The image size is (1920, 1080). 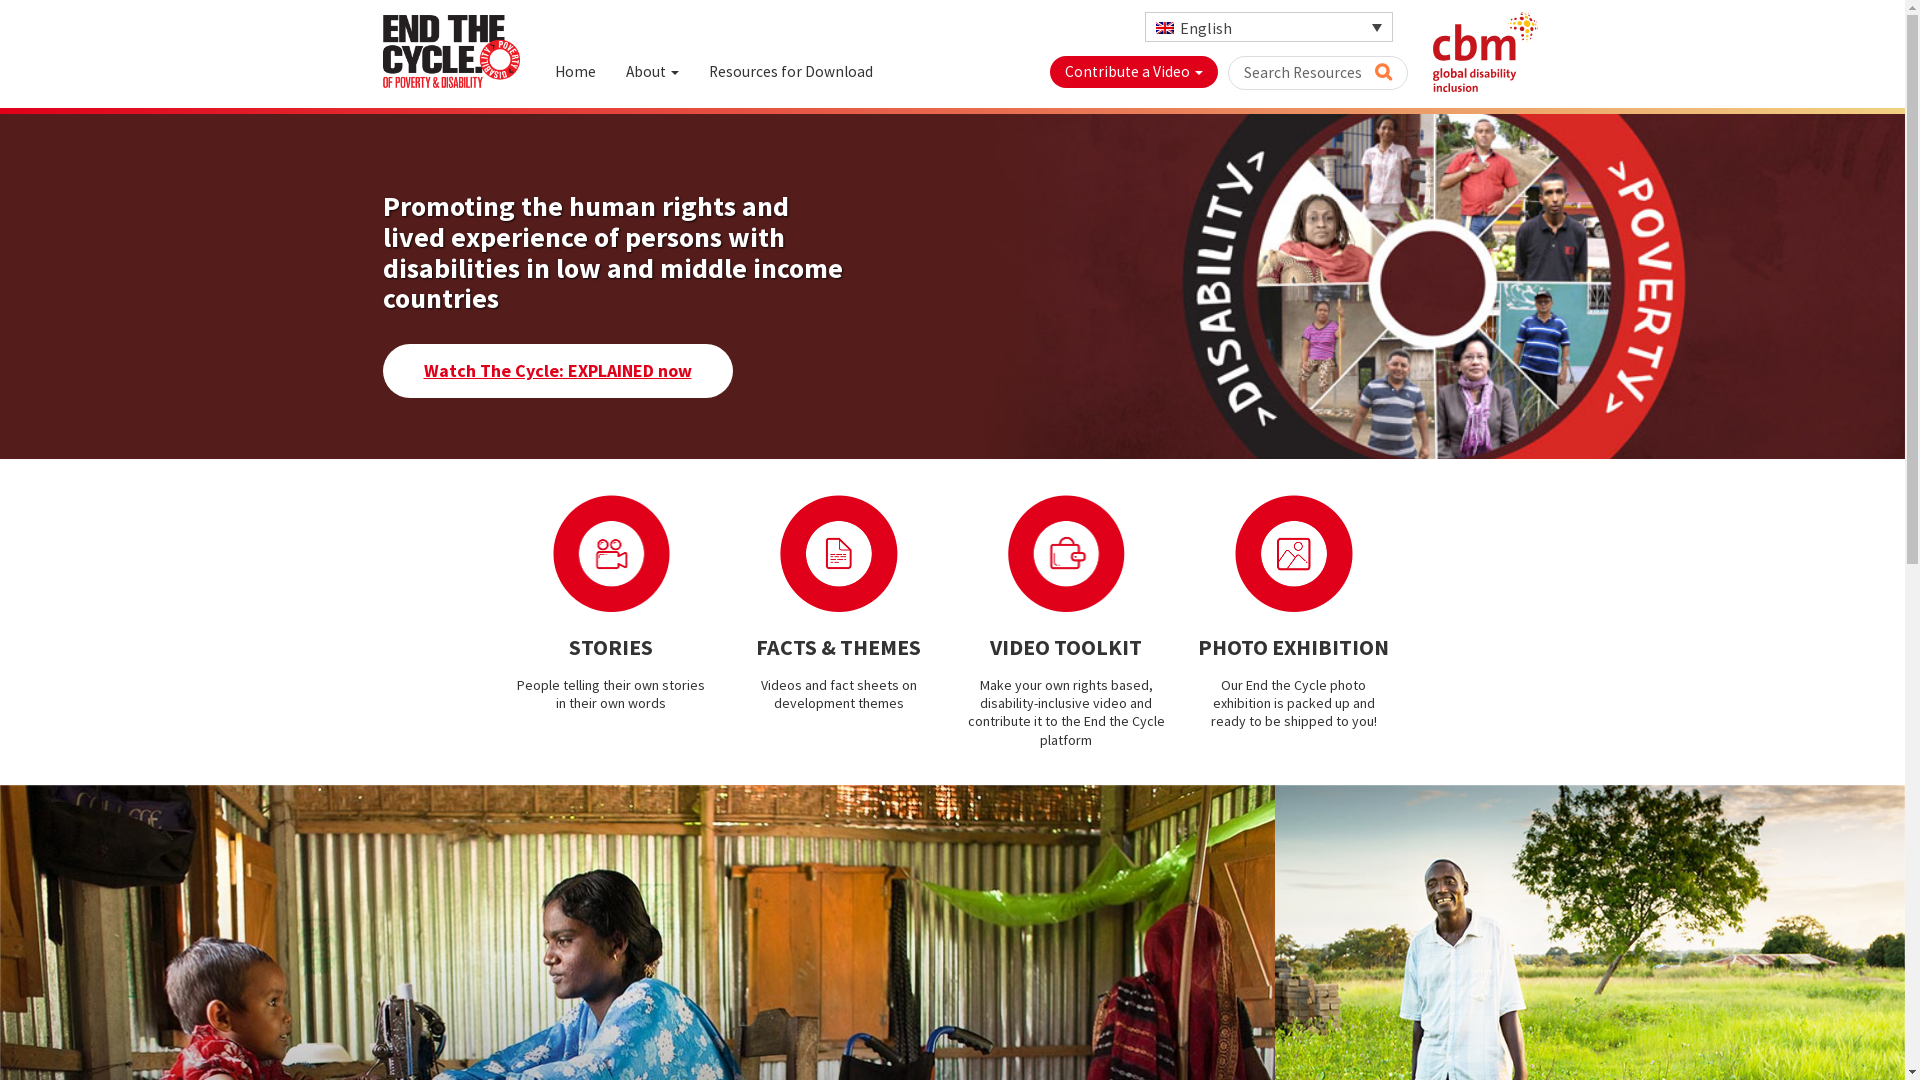 What do you see at coordinates (1381, 69) in the screenshot?
I see `'Search Resources'` at bounding box center [1381, 69].